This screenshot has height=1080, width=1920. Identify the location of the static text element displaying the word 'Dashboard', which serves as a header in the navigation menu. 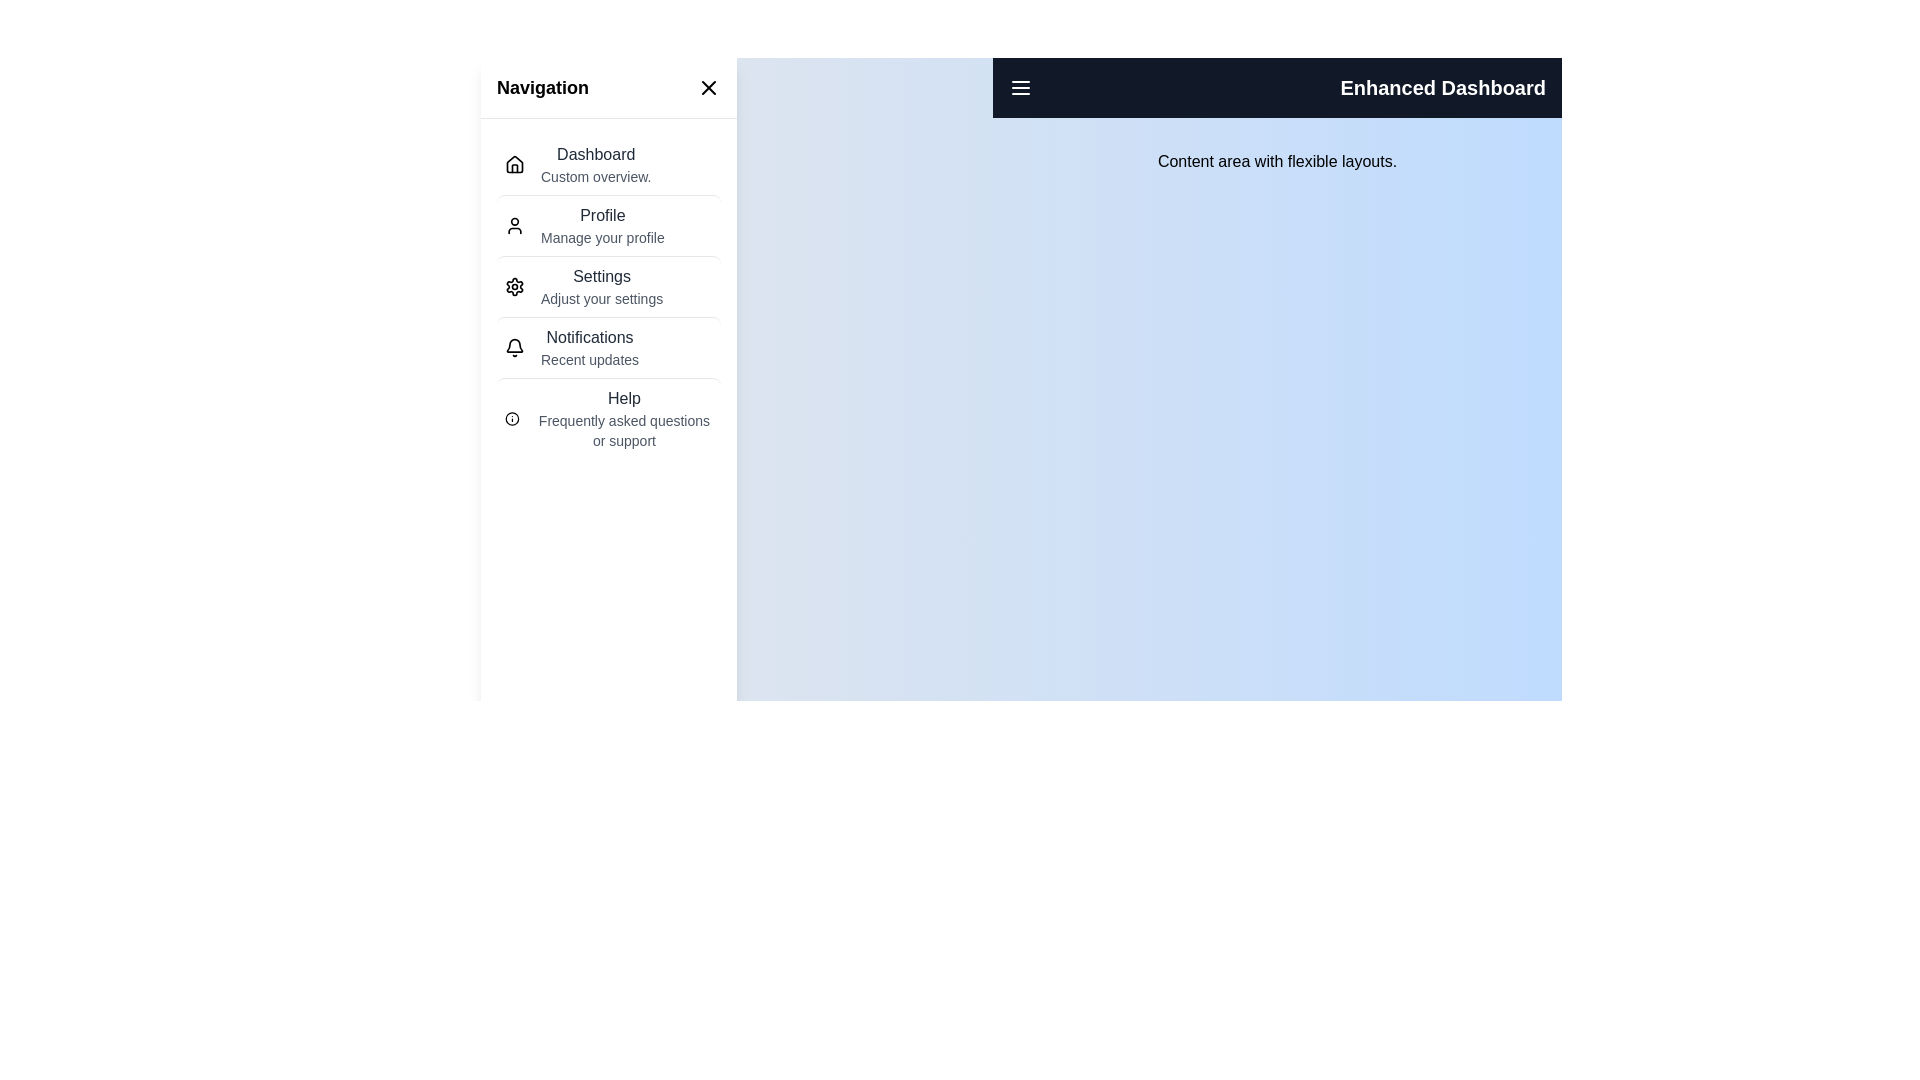
(595, 153).